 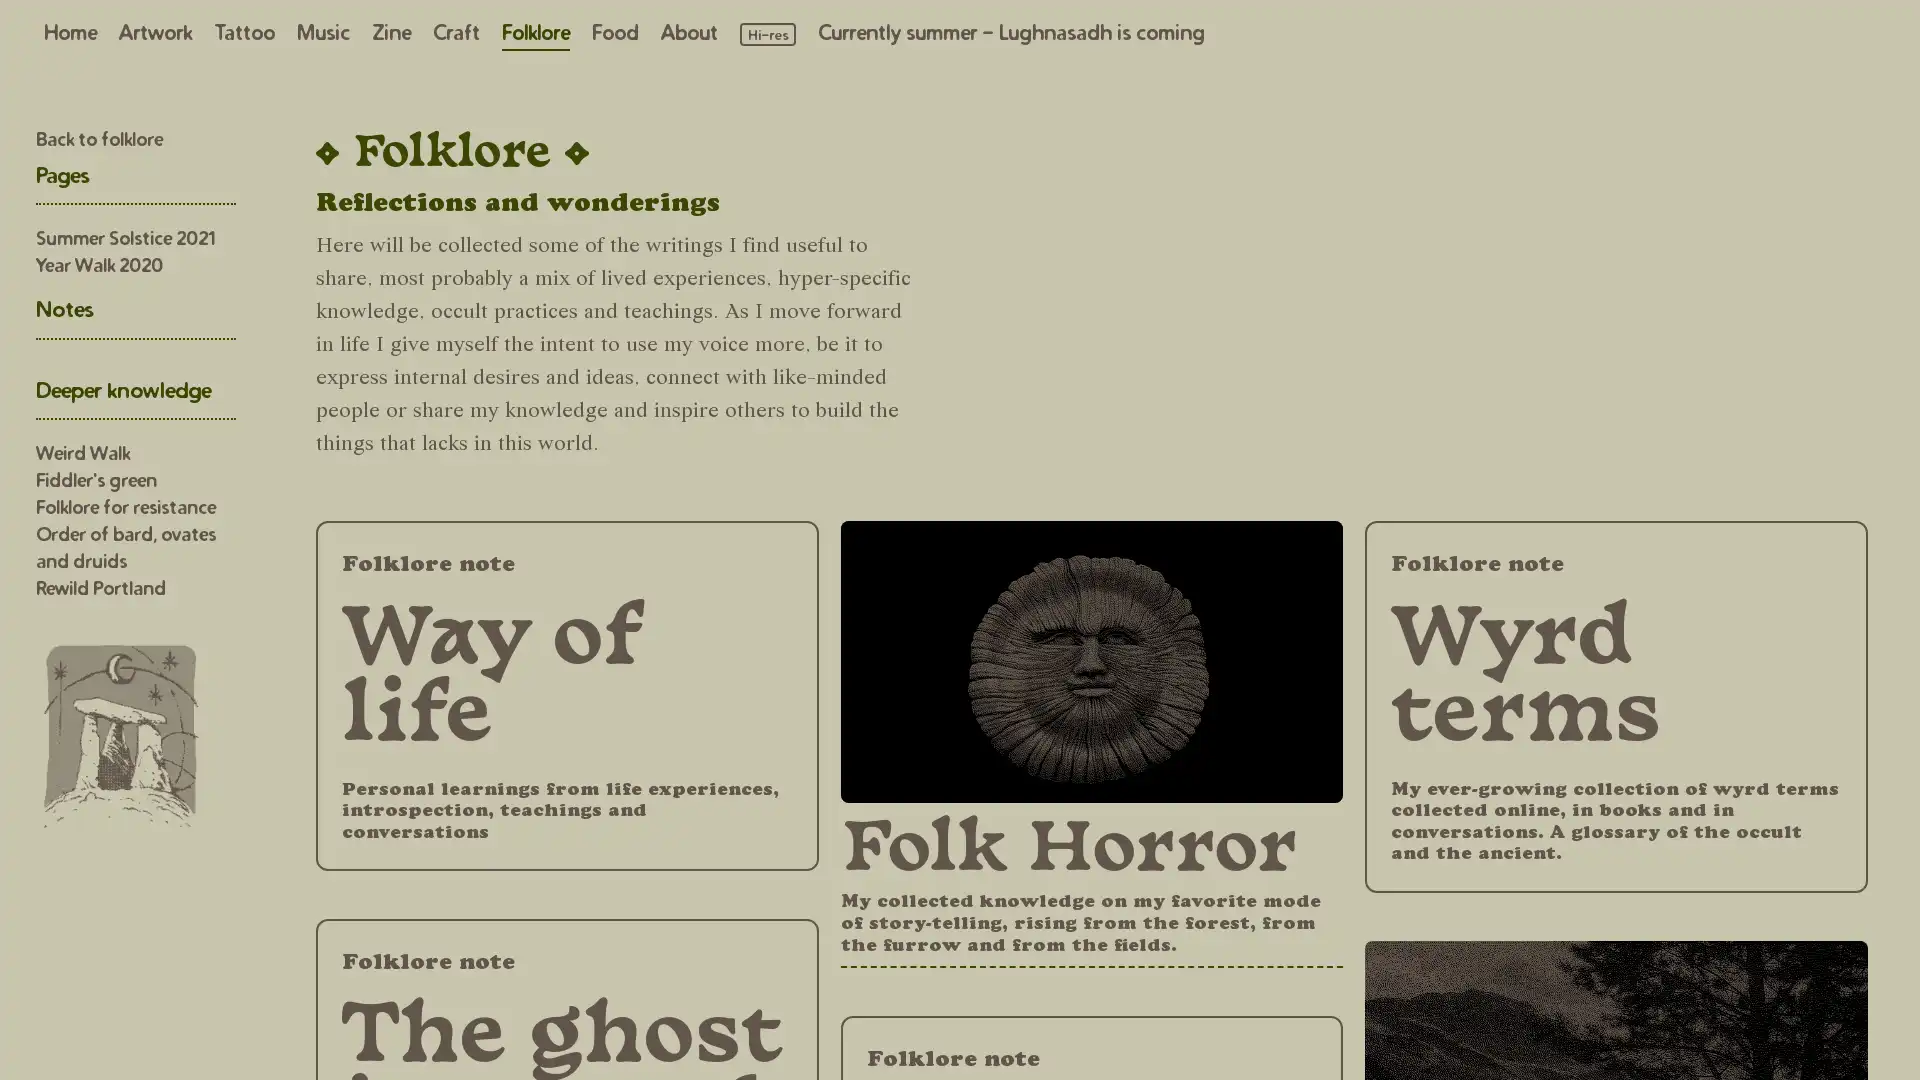 What do you see at coordinates (767, 34) in the screenshot?
I see `Load high resolution images` at bounding box center [767, 34].